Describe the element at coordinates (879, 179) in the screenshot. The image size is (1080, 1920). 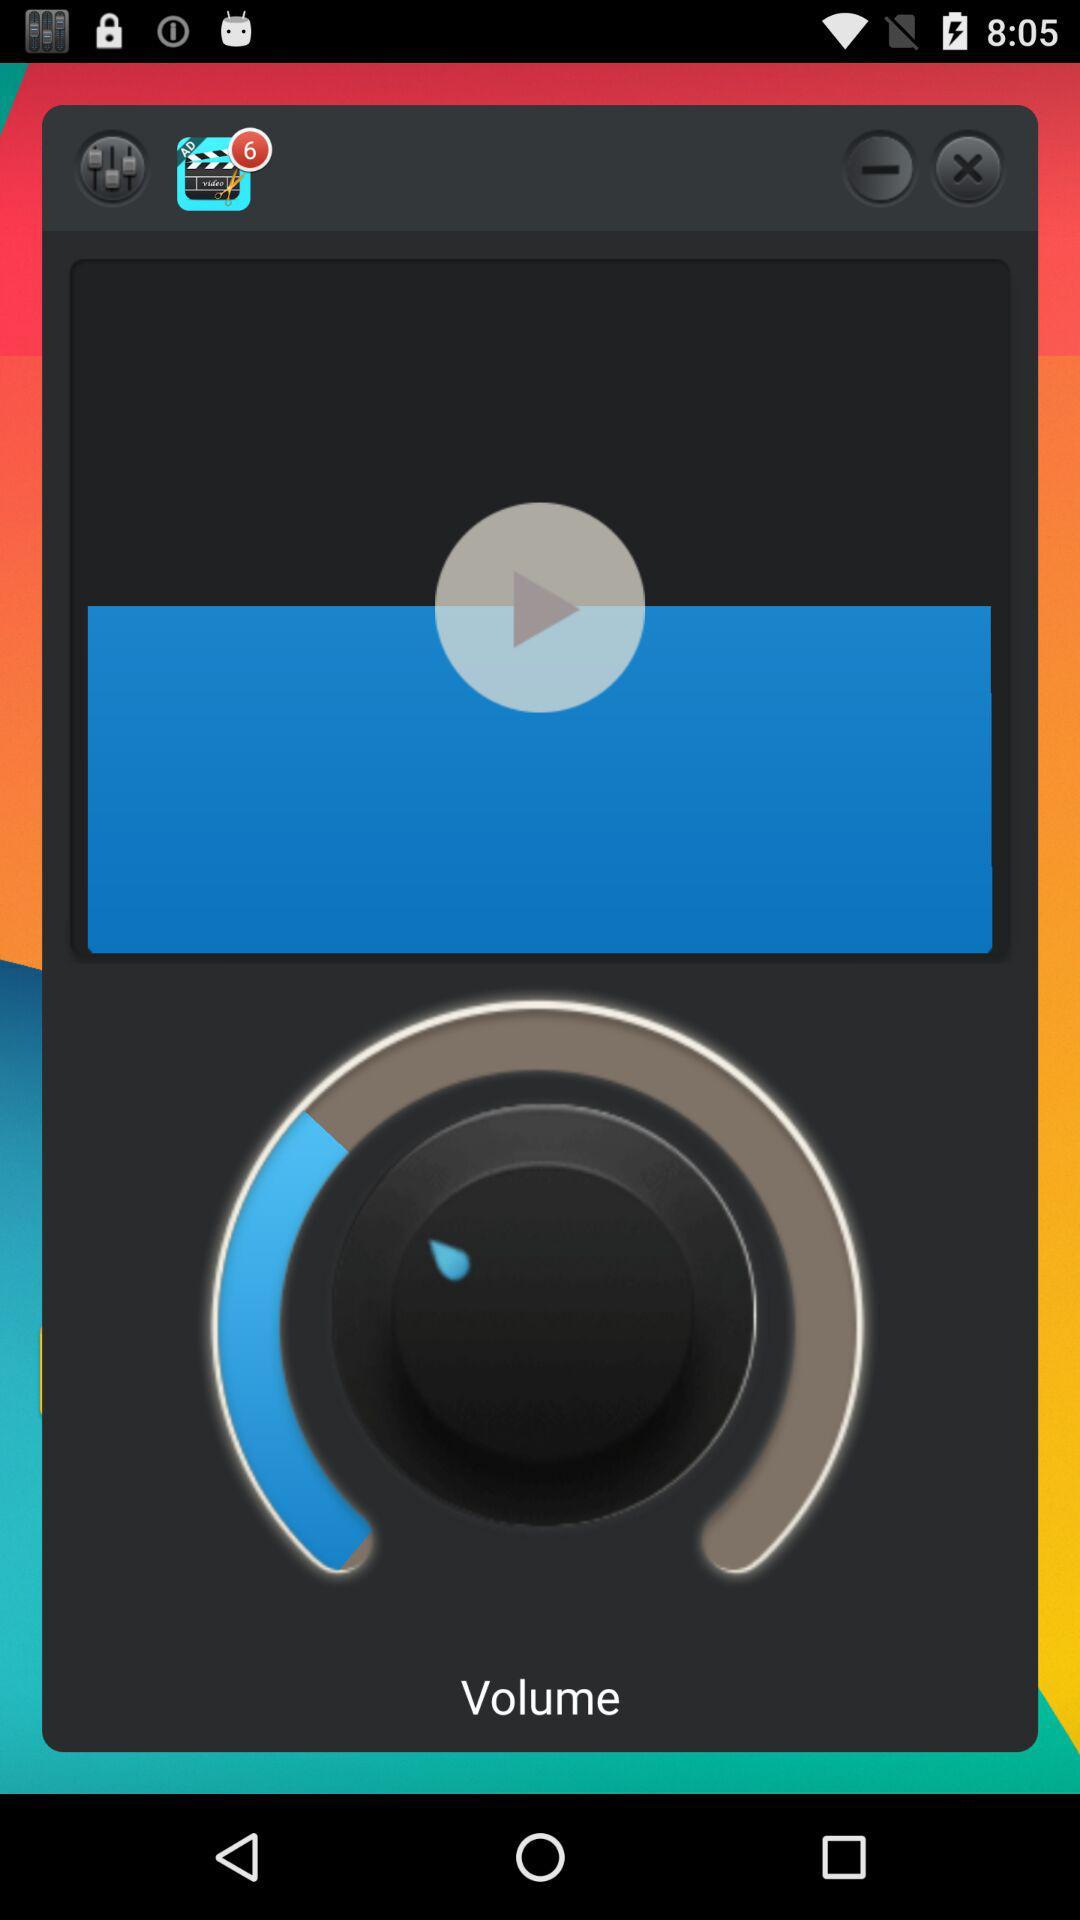
I see `the minus icon` at that location.